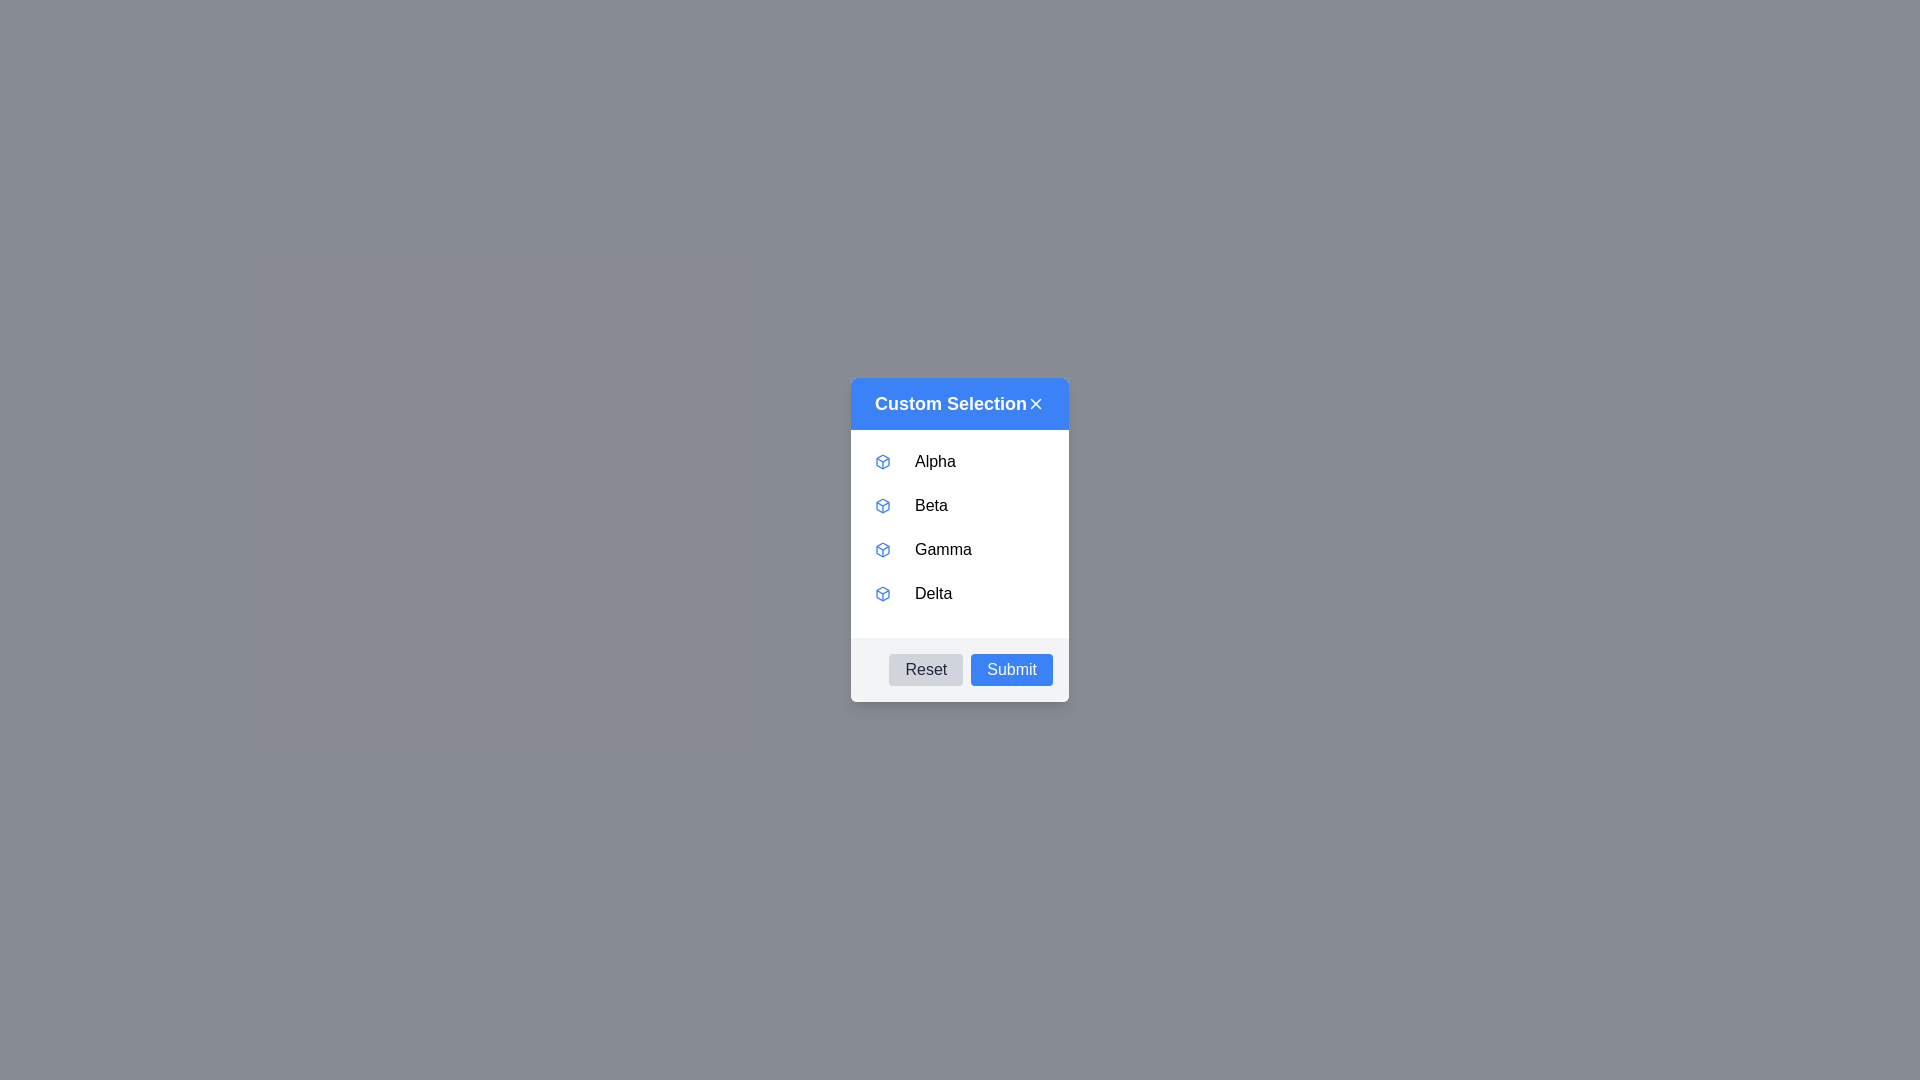 The width and height of the screenshot is (1920, 1080). What do you see at coordinates (960, 593) in the screenshot?
I see `the list item labeled 'Delta', which is the fourth row in the selection list` at bounding box center [960, 593].